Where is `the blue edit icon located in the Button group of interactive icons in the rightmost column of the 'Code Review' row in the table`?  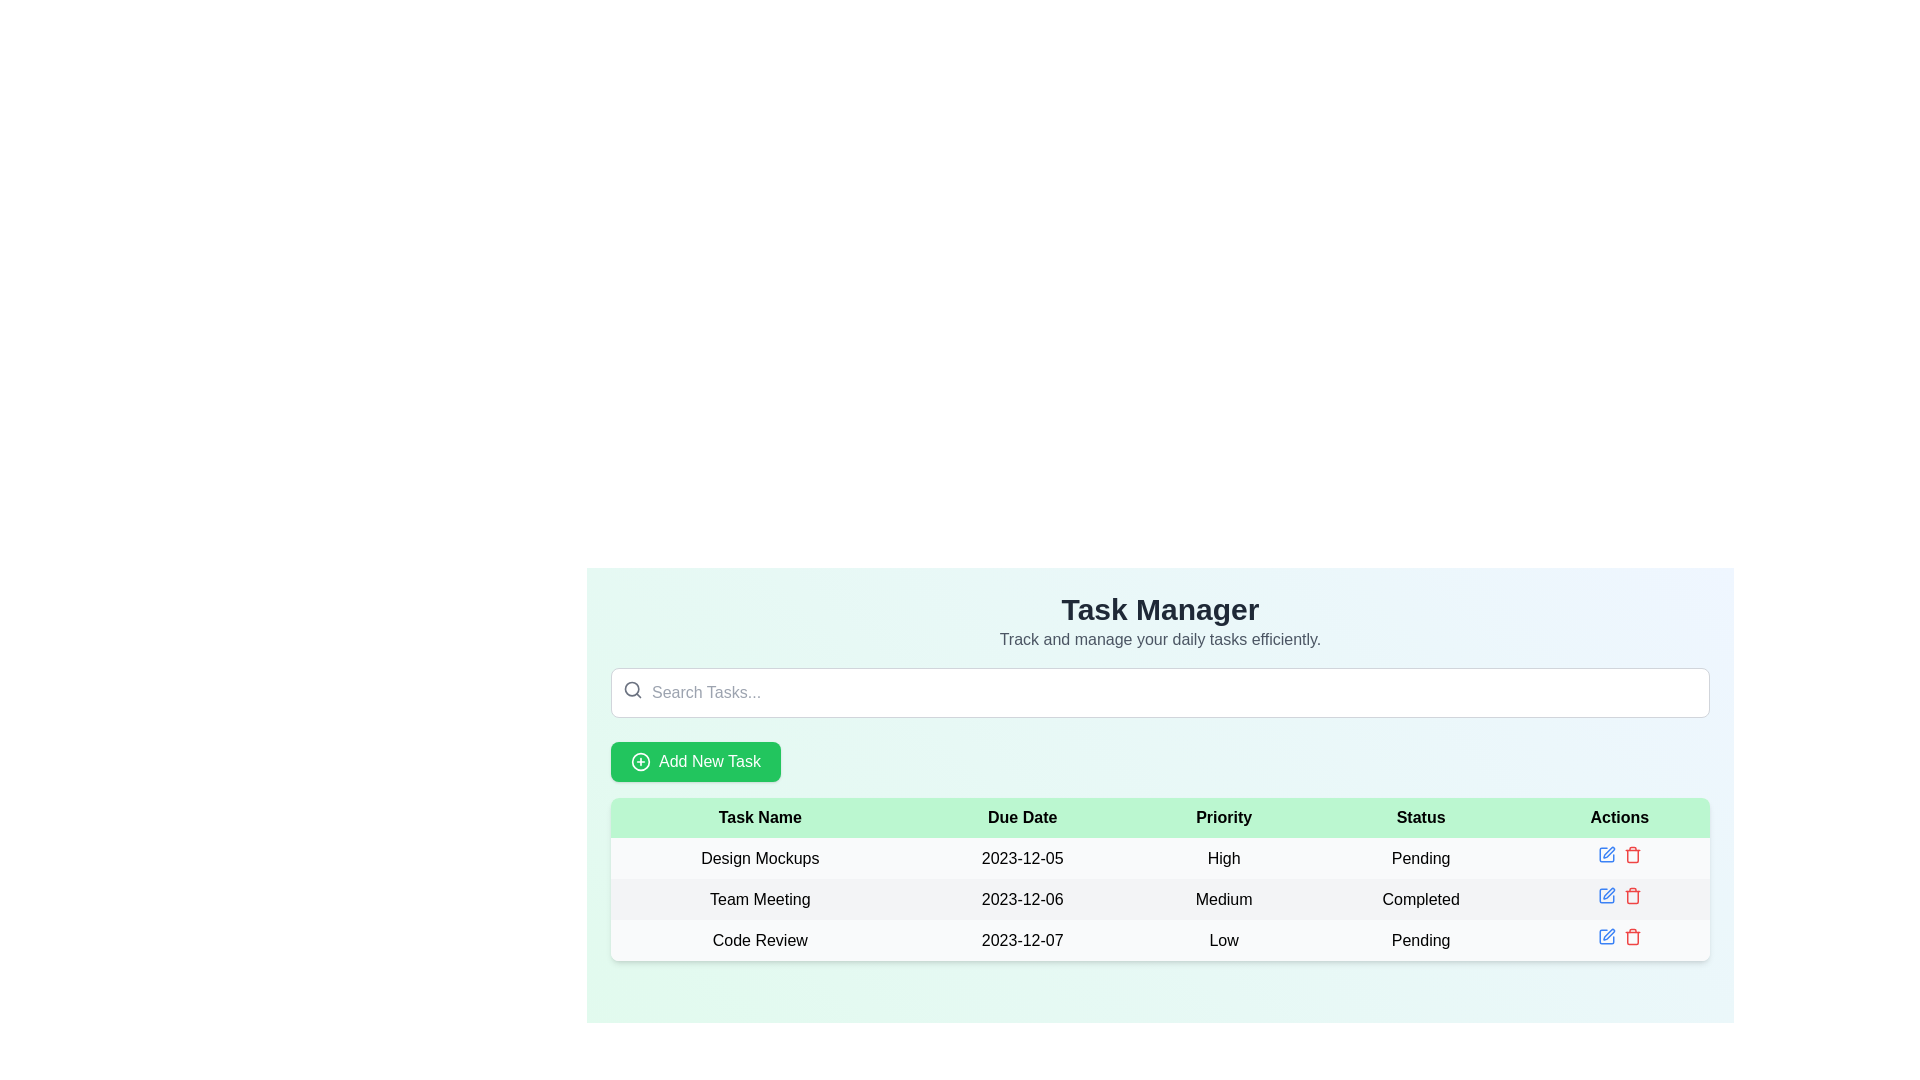
the blue edit icon located in the Button group of interactive icons in the rightmost column of the 'Code Review' row in the table is located at coordinates (1619, 940).